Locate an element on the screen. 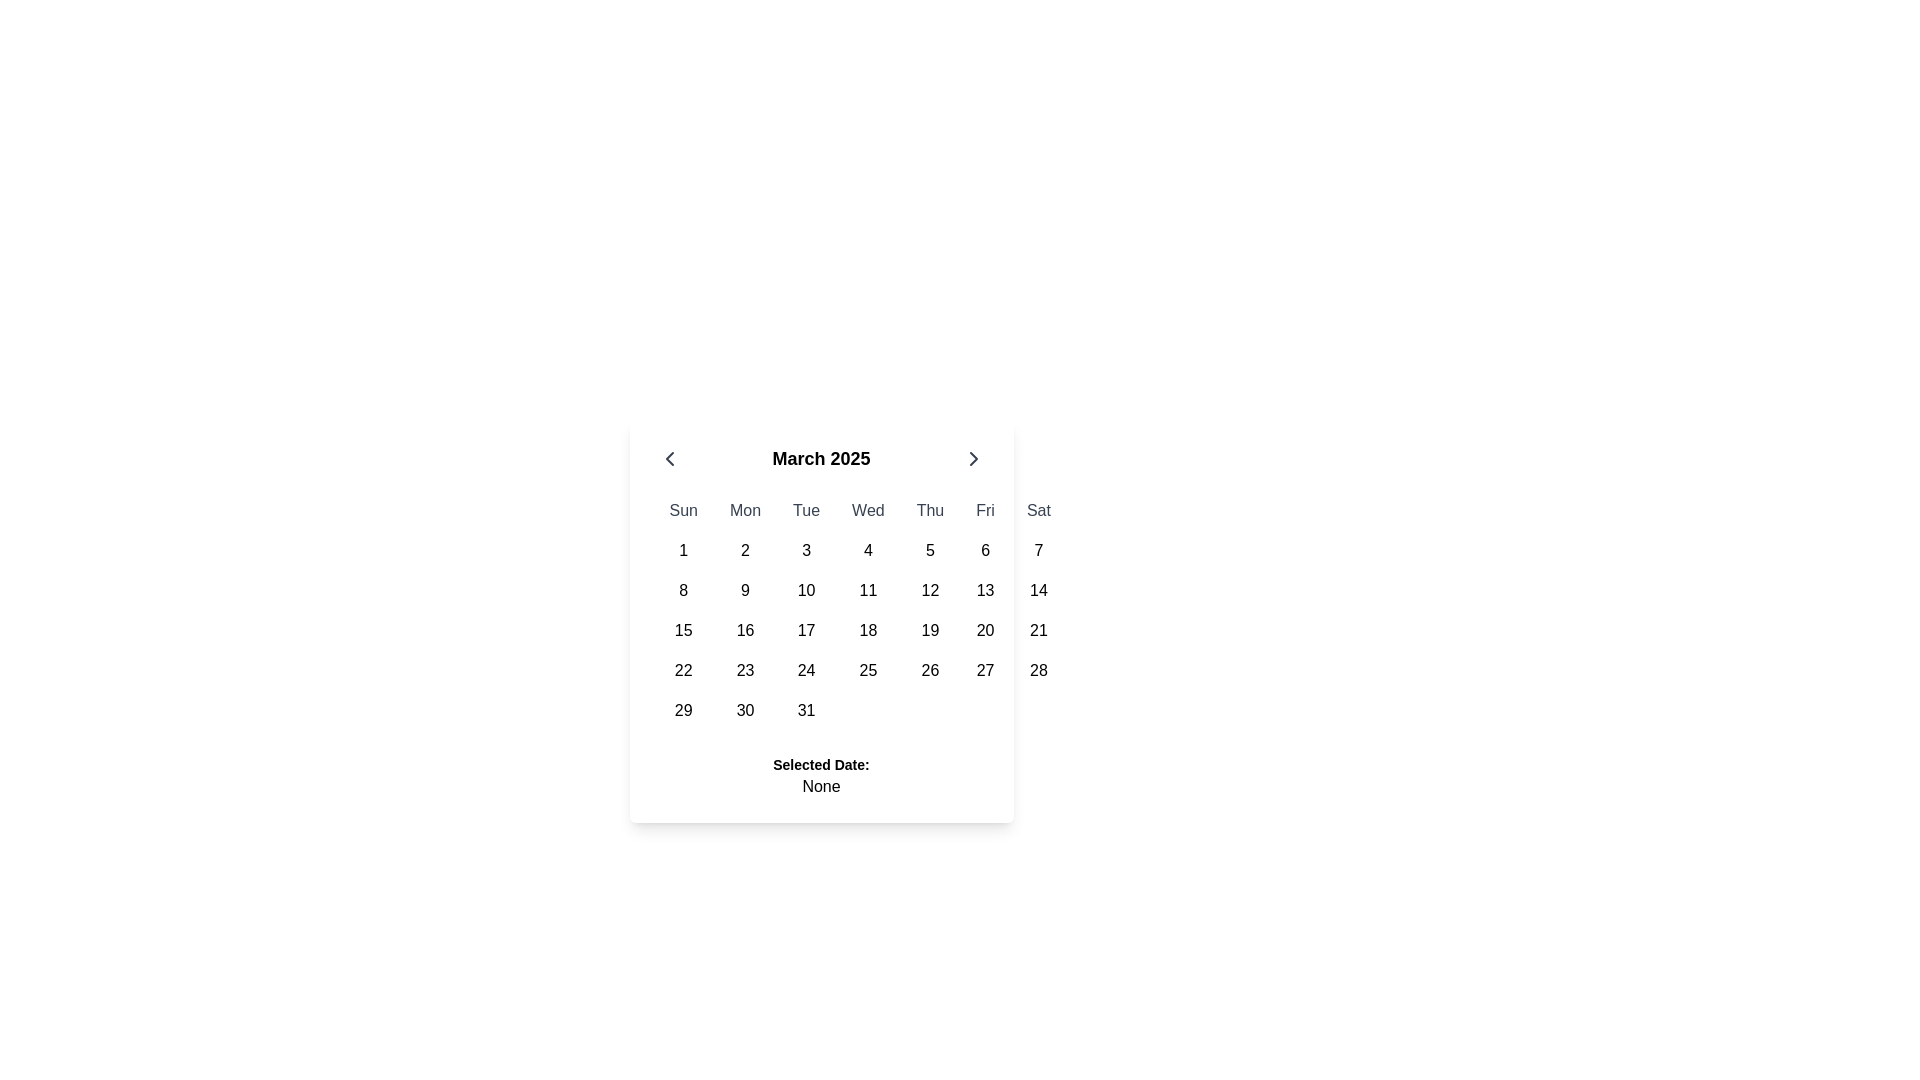 This screenshot has height=1080, width=1920. the non-interactive button displaying the number '12' in the calendar grid layout is located at coordinates (929, 589).